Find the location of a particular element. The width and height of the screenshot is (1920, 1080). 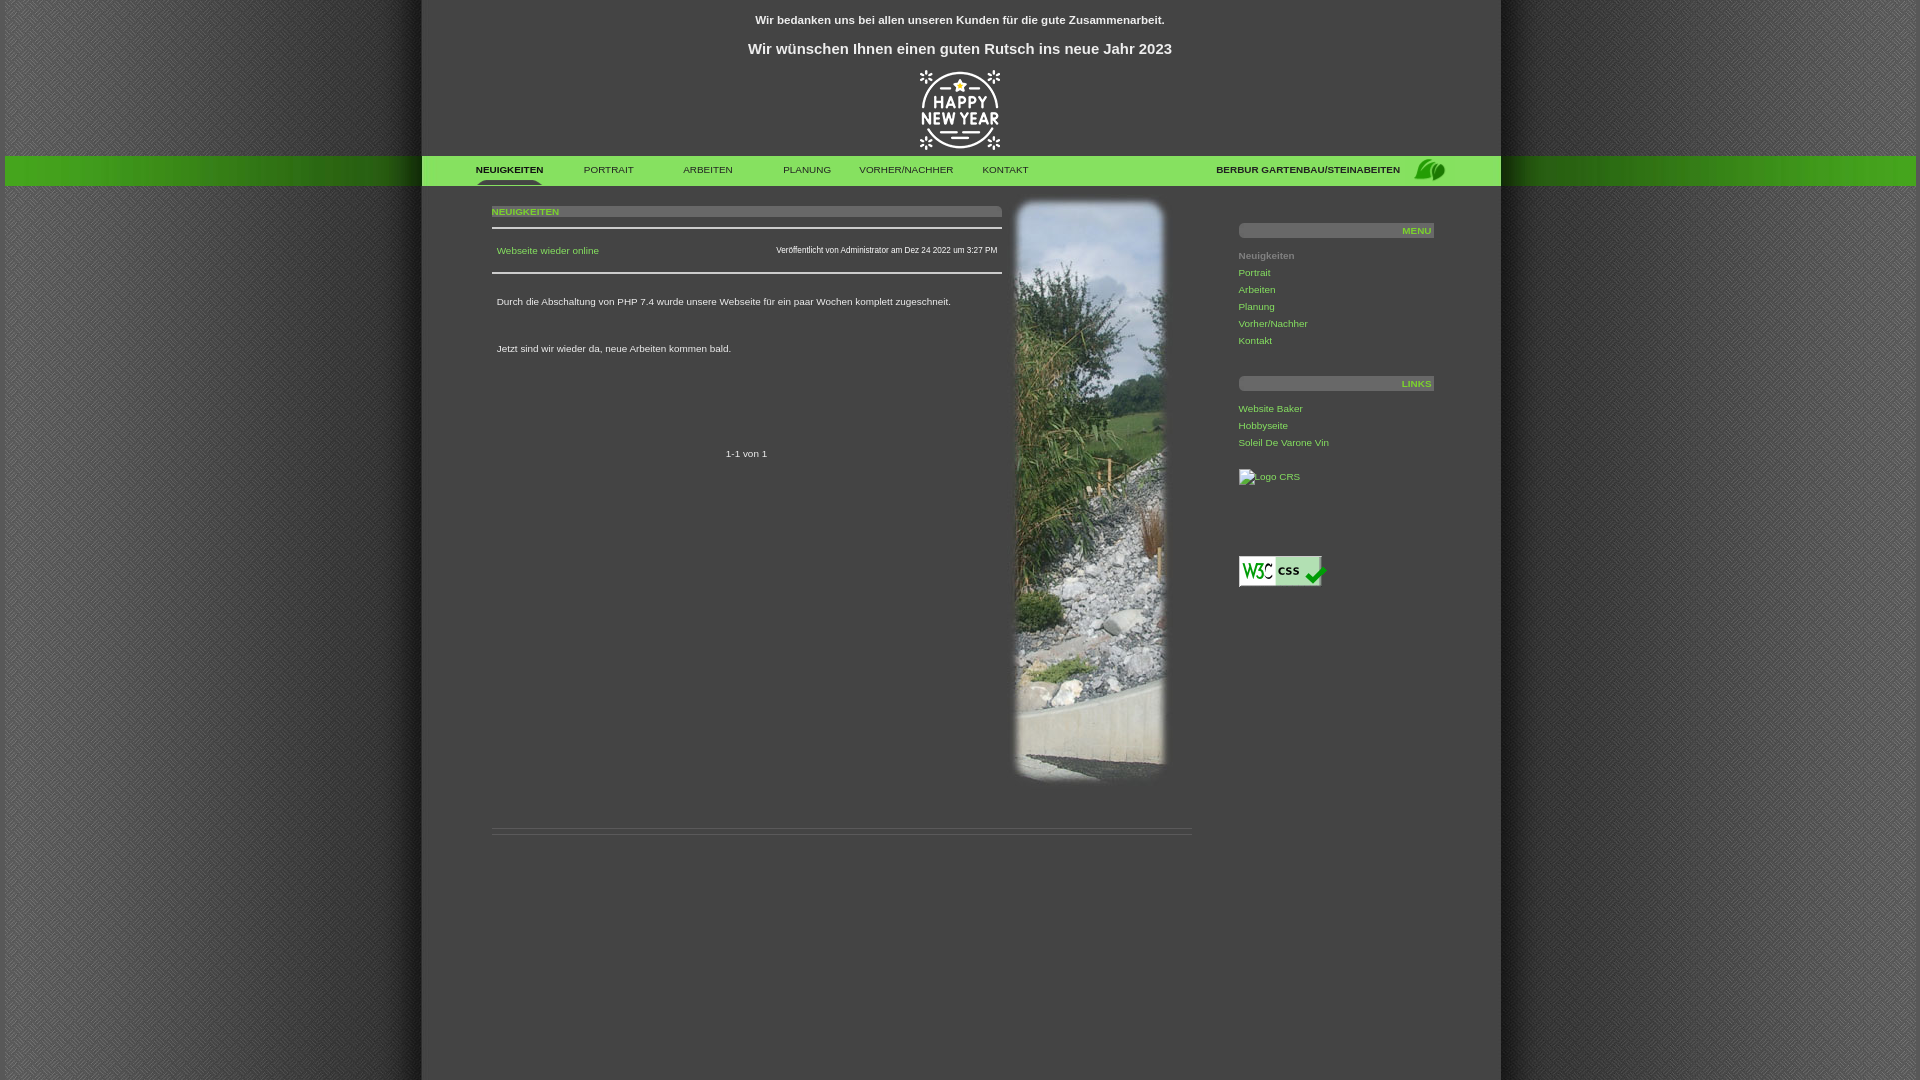

'Vorher/Nachher' is located at coordinates (1271, 322).